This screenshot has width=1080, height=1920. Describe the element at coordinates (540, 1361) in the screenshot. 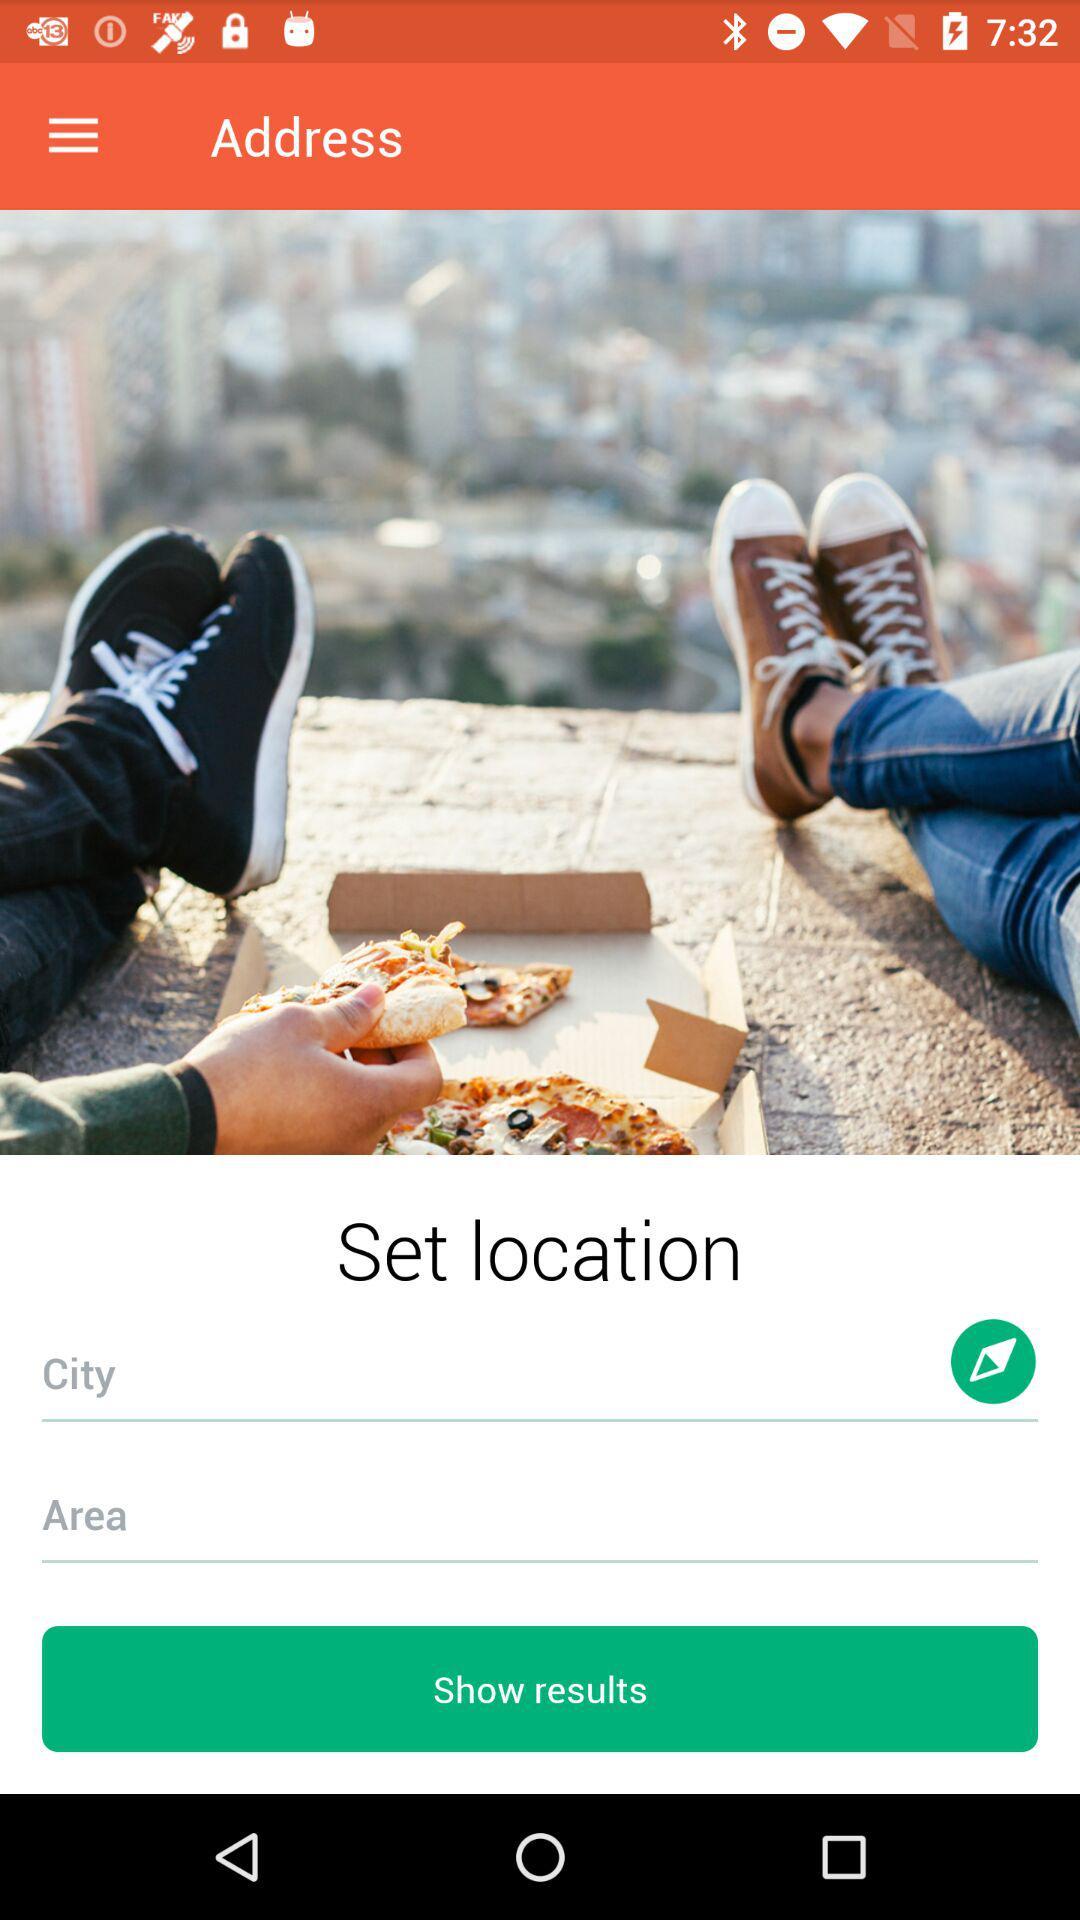

I see `the icon below the set location` at that location.